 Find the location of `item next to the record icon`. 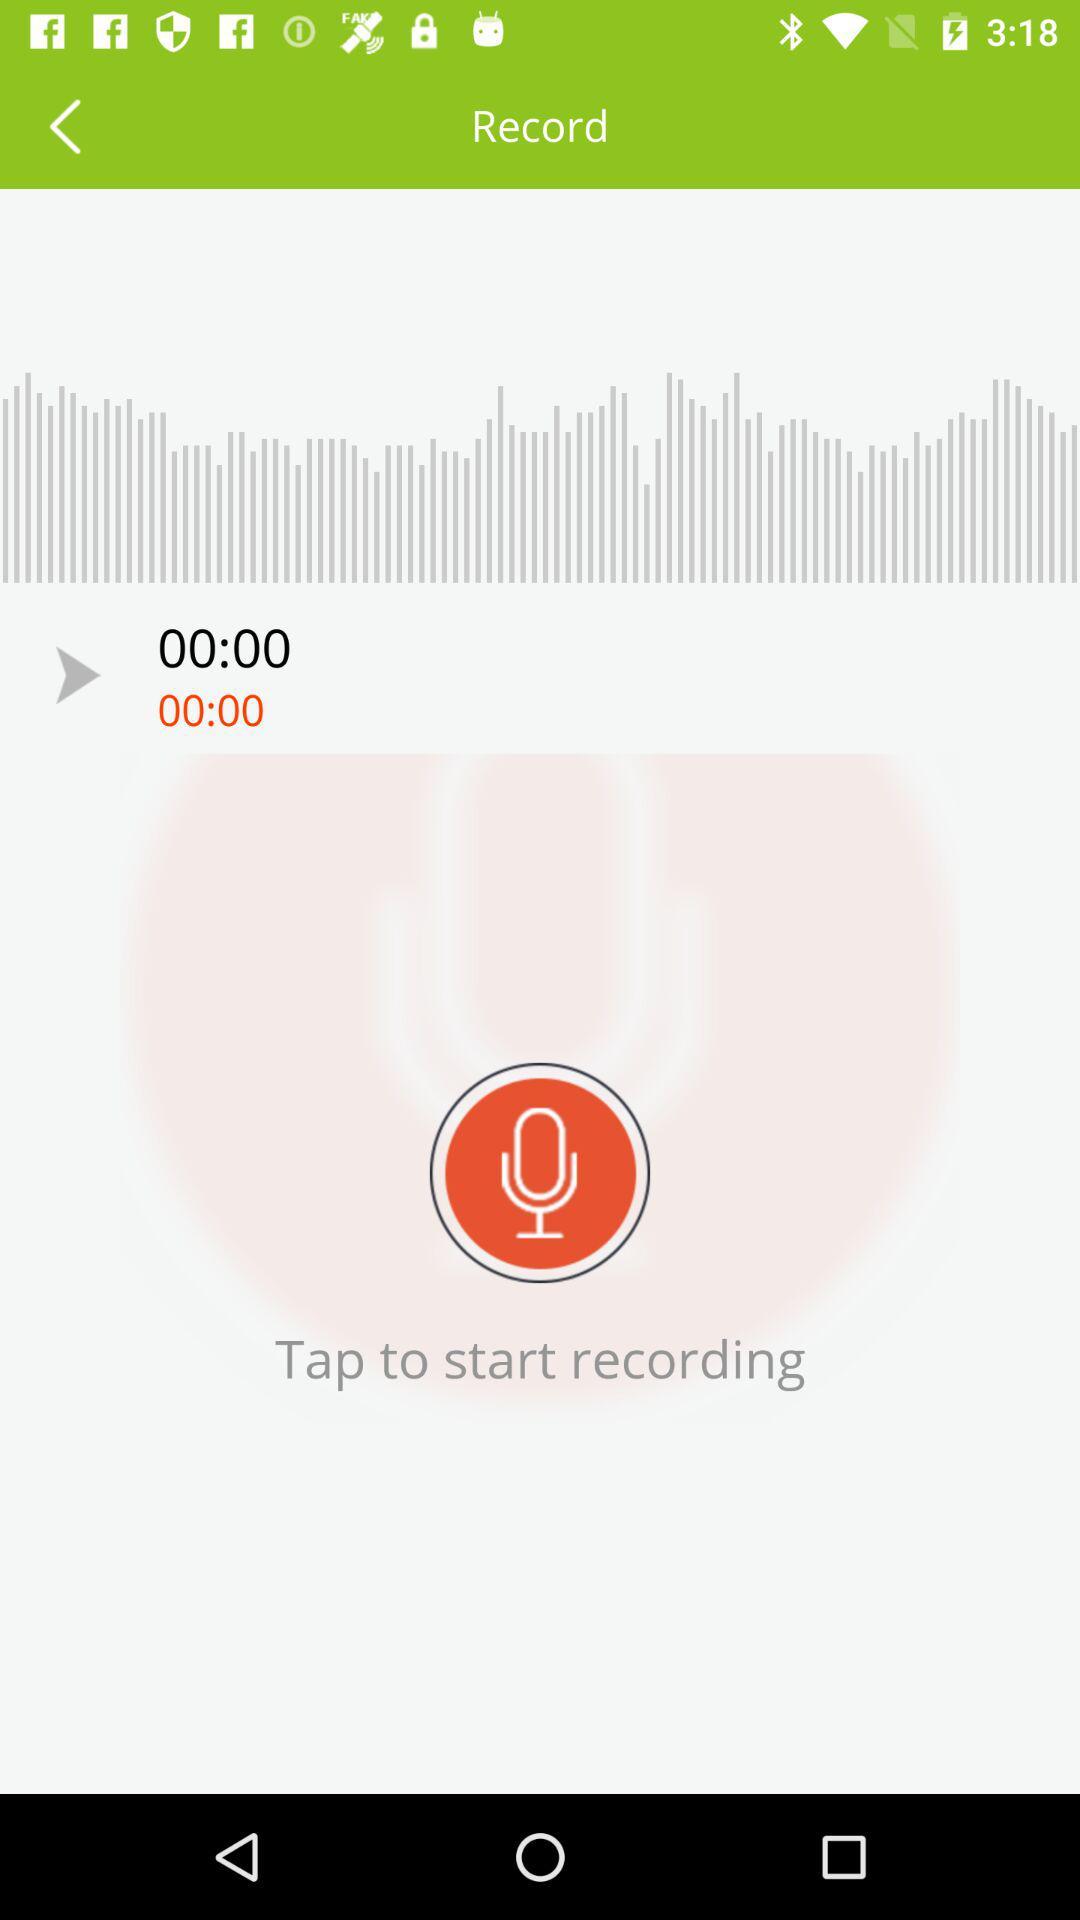

item next to the record icon is located at coordinates (63, 124).